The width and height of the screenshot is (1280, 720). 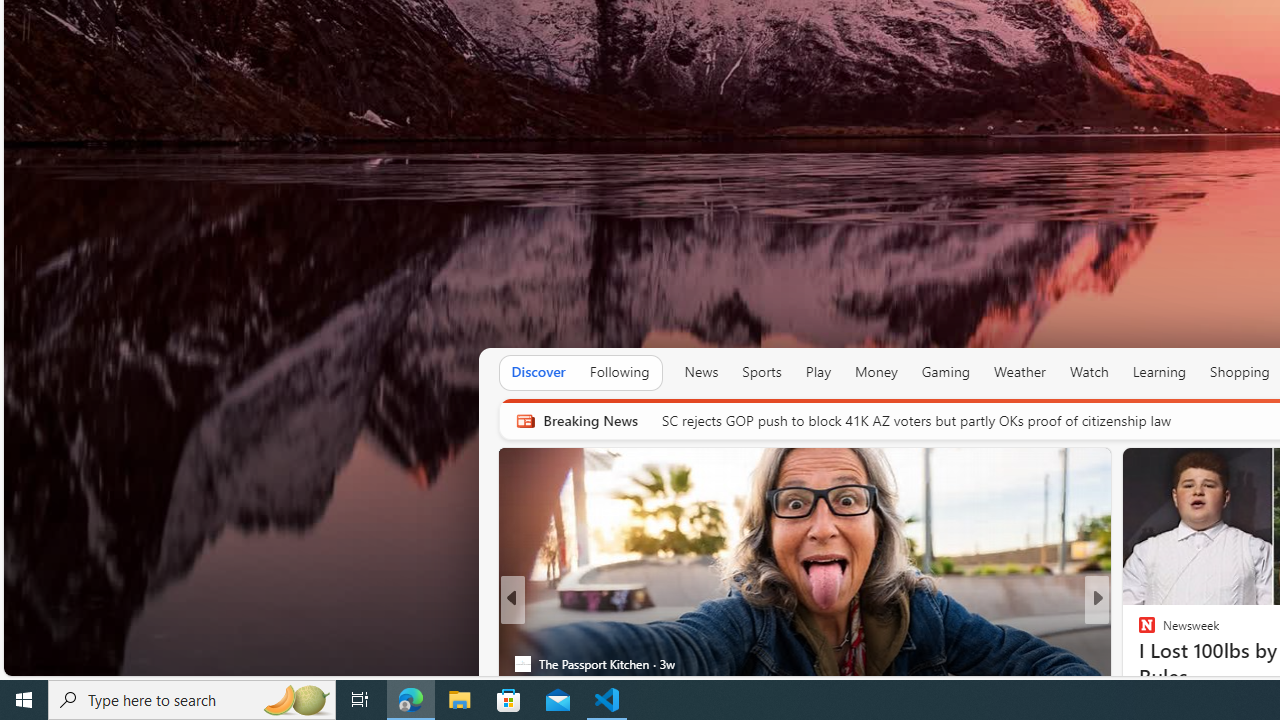 What do you see at coordinates (1138, 632) in the screenshot?
I see `'Popular Mechanics'` at bounding box center [1138, 632].